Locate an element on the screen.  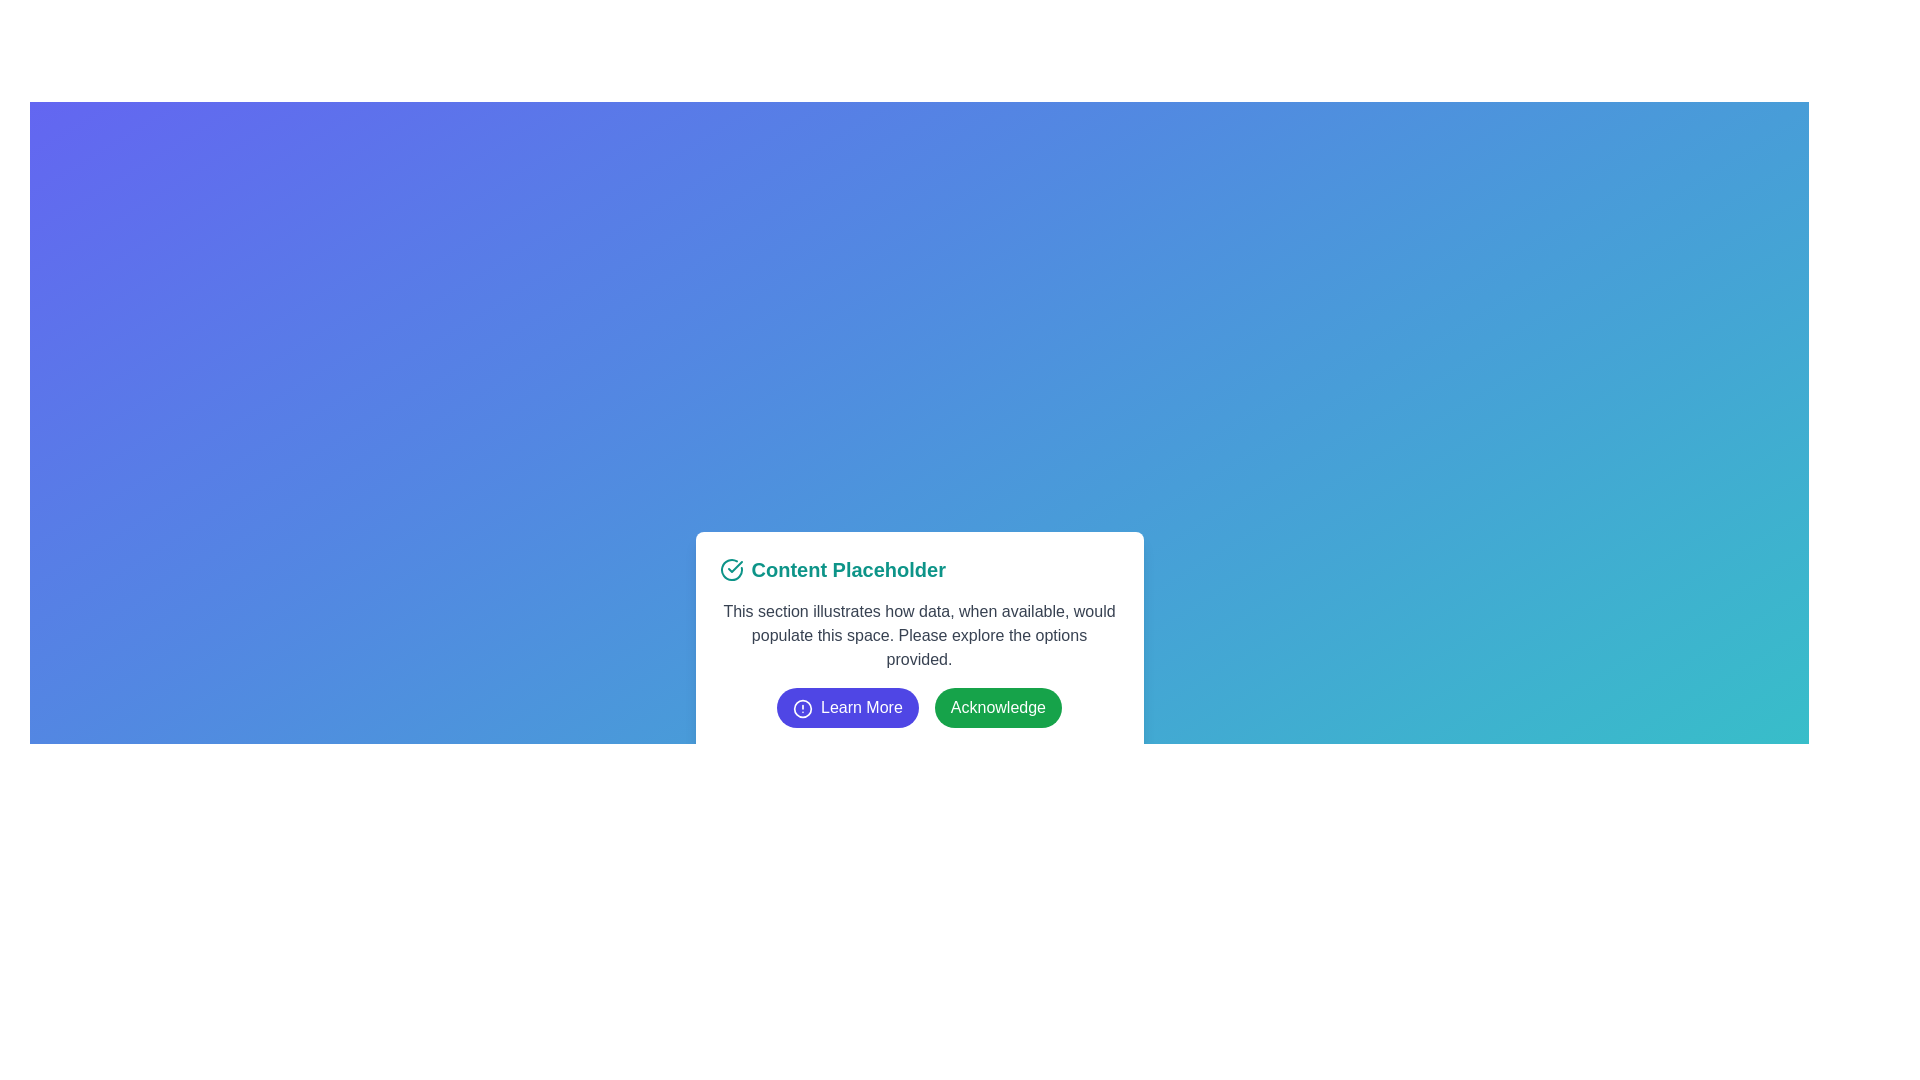
the SVG circle element that represents the main circular outline of an alert icon, which has no fill and a stroke color matching the theme's text color is located at coordinates (802, 707).